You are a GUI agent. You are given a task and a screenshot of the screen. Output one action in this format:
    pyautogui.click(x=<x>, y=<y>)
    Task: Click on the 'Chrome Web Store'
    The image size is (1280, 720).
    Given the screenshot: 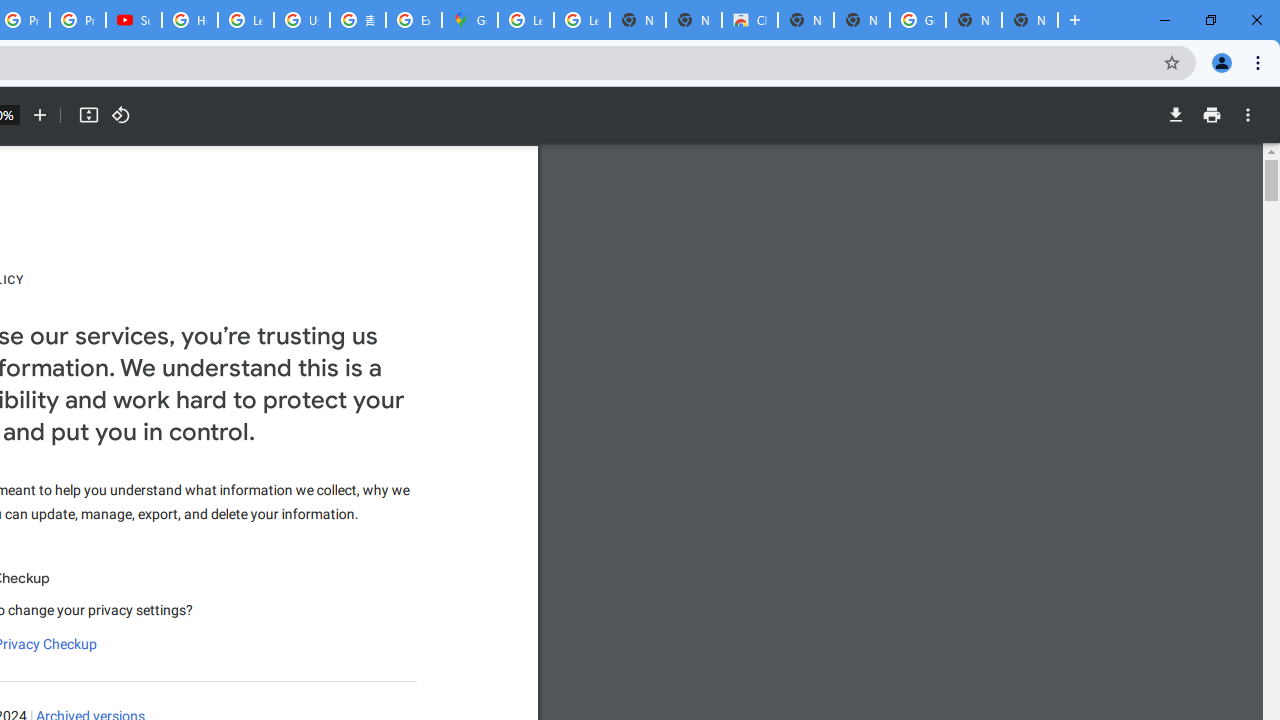 What is the action you would take?
    pyautogui.click(x=749, y=20)
    